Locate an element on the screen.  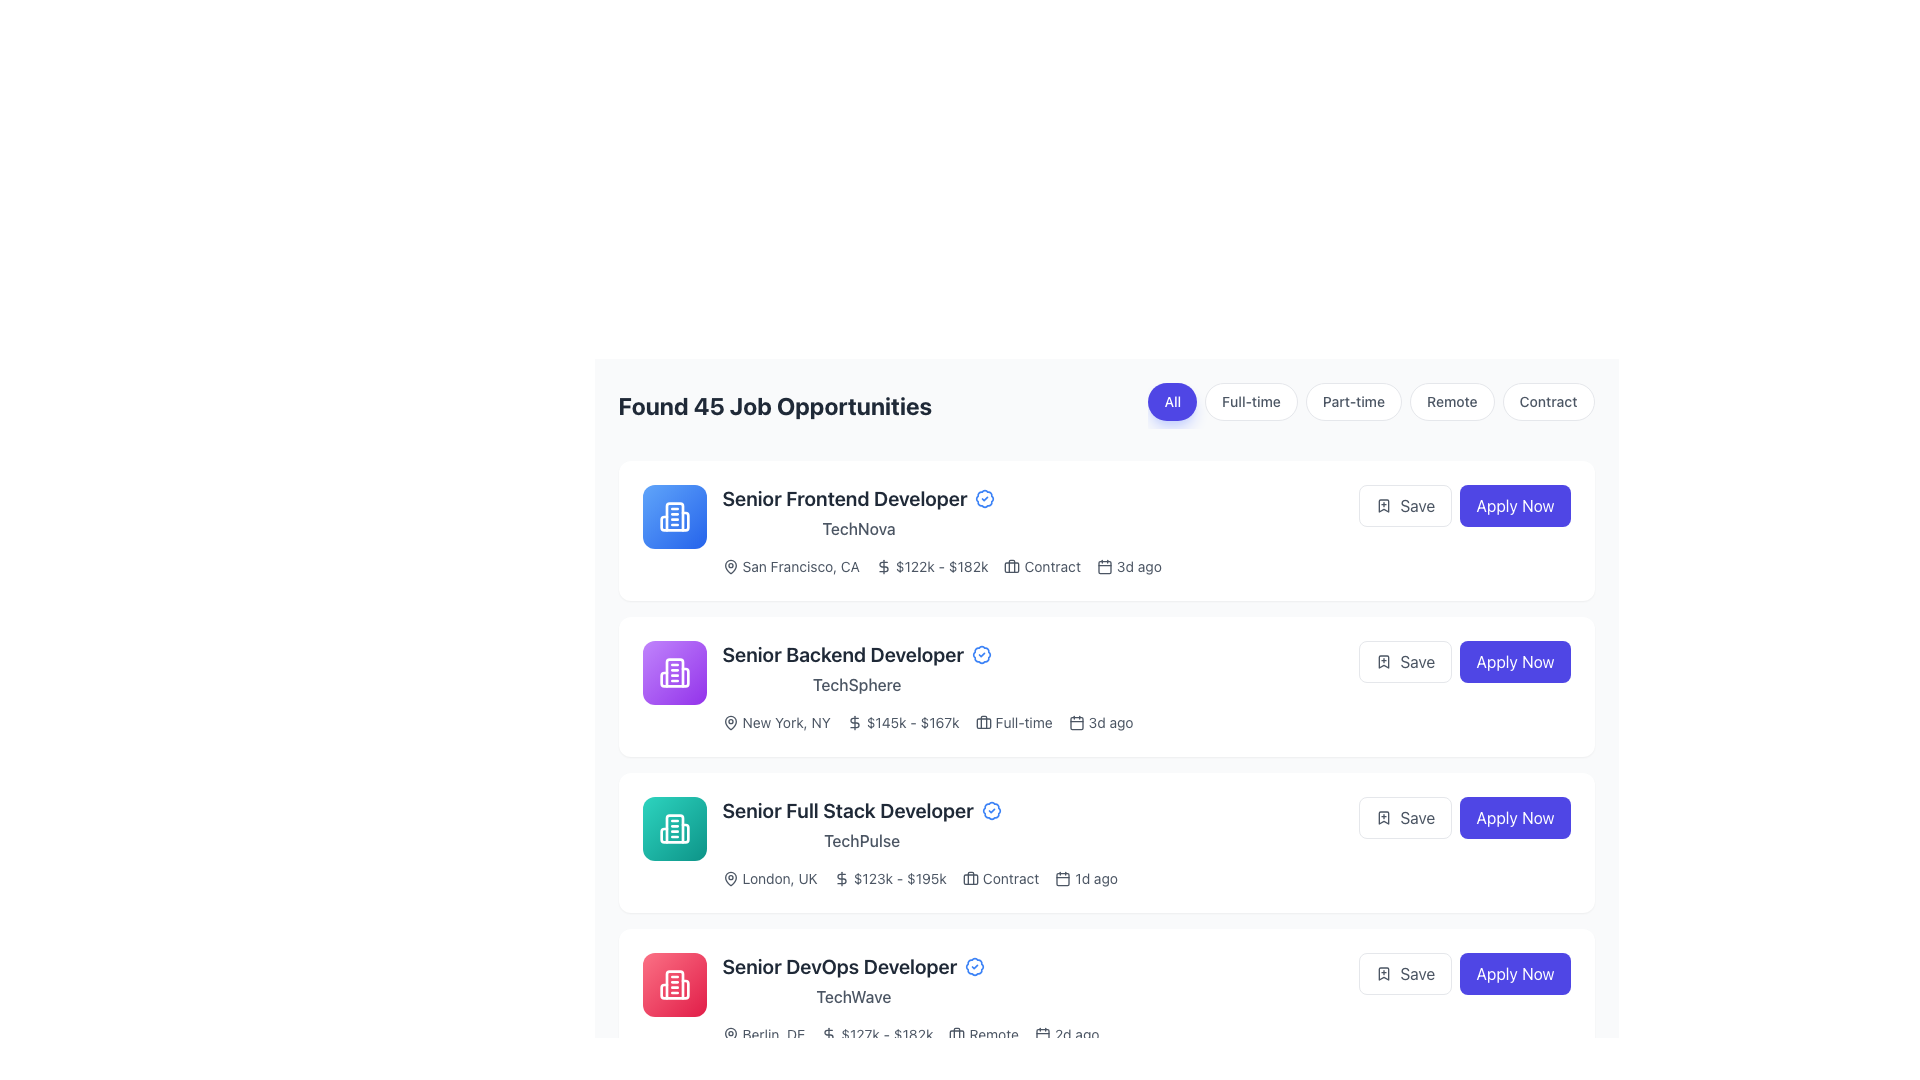
the Information display section located below the job title and company name in the job card for 'Senior Frontend Developer' at 'TechNova', which contains text and icons displaying location, salary range, contract type, and post age is located at coordinates (1146, 567).